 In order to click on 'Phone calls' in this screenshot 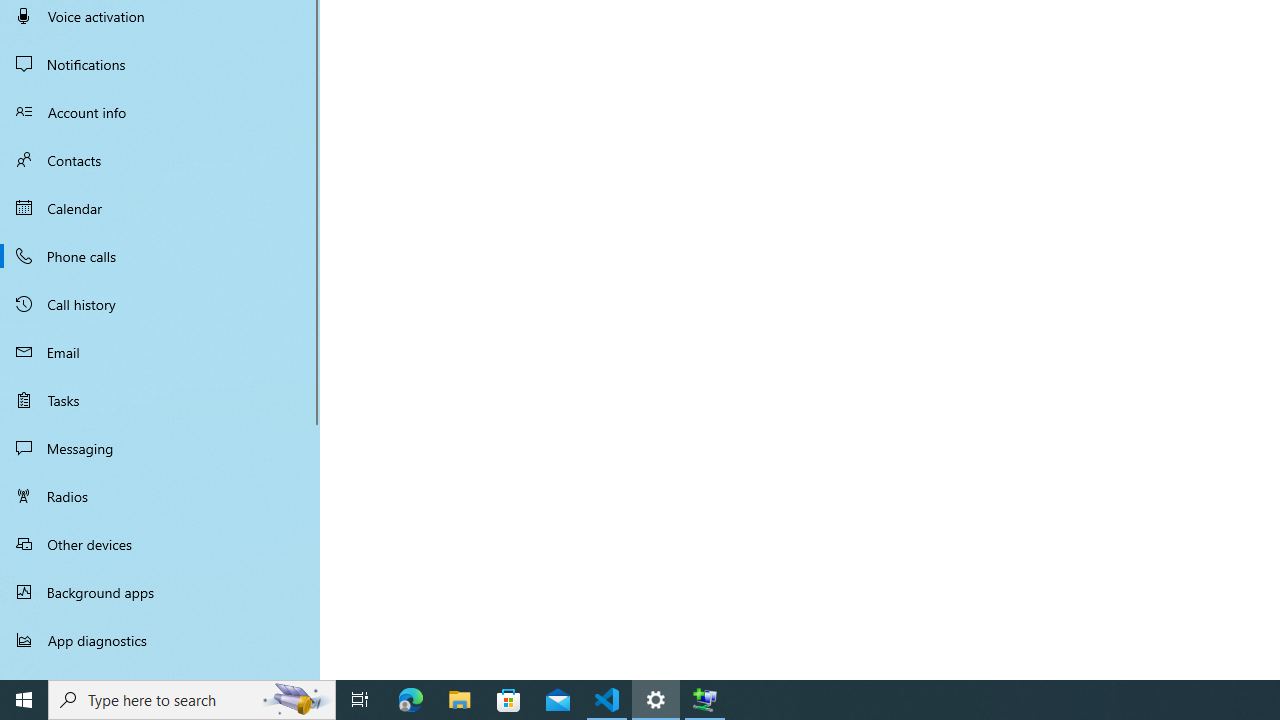, I will do `click(160, 254)`.